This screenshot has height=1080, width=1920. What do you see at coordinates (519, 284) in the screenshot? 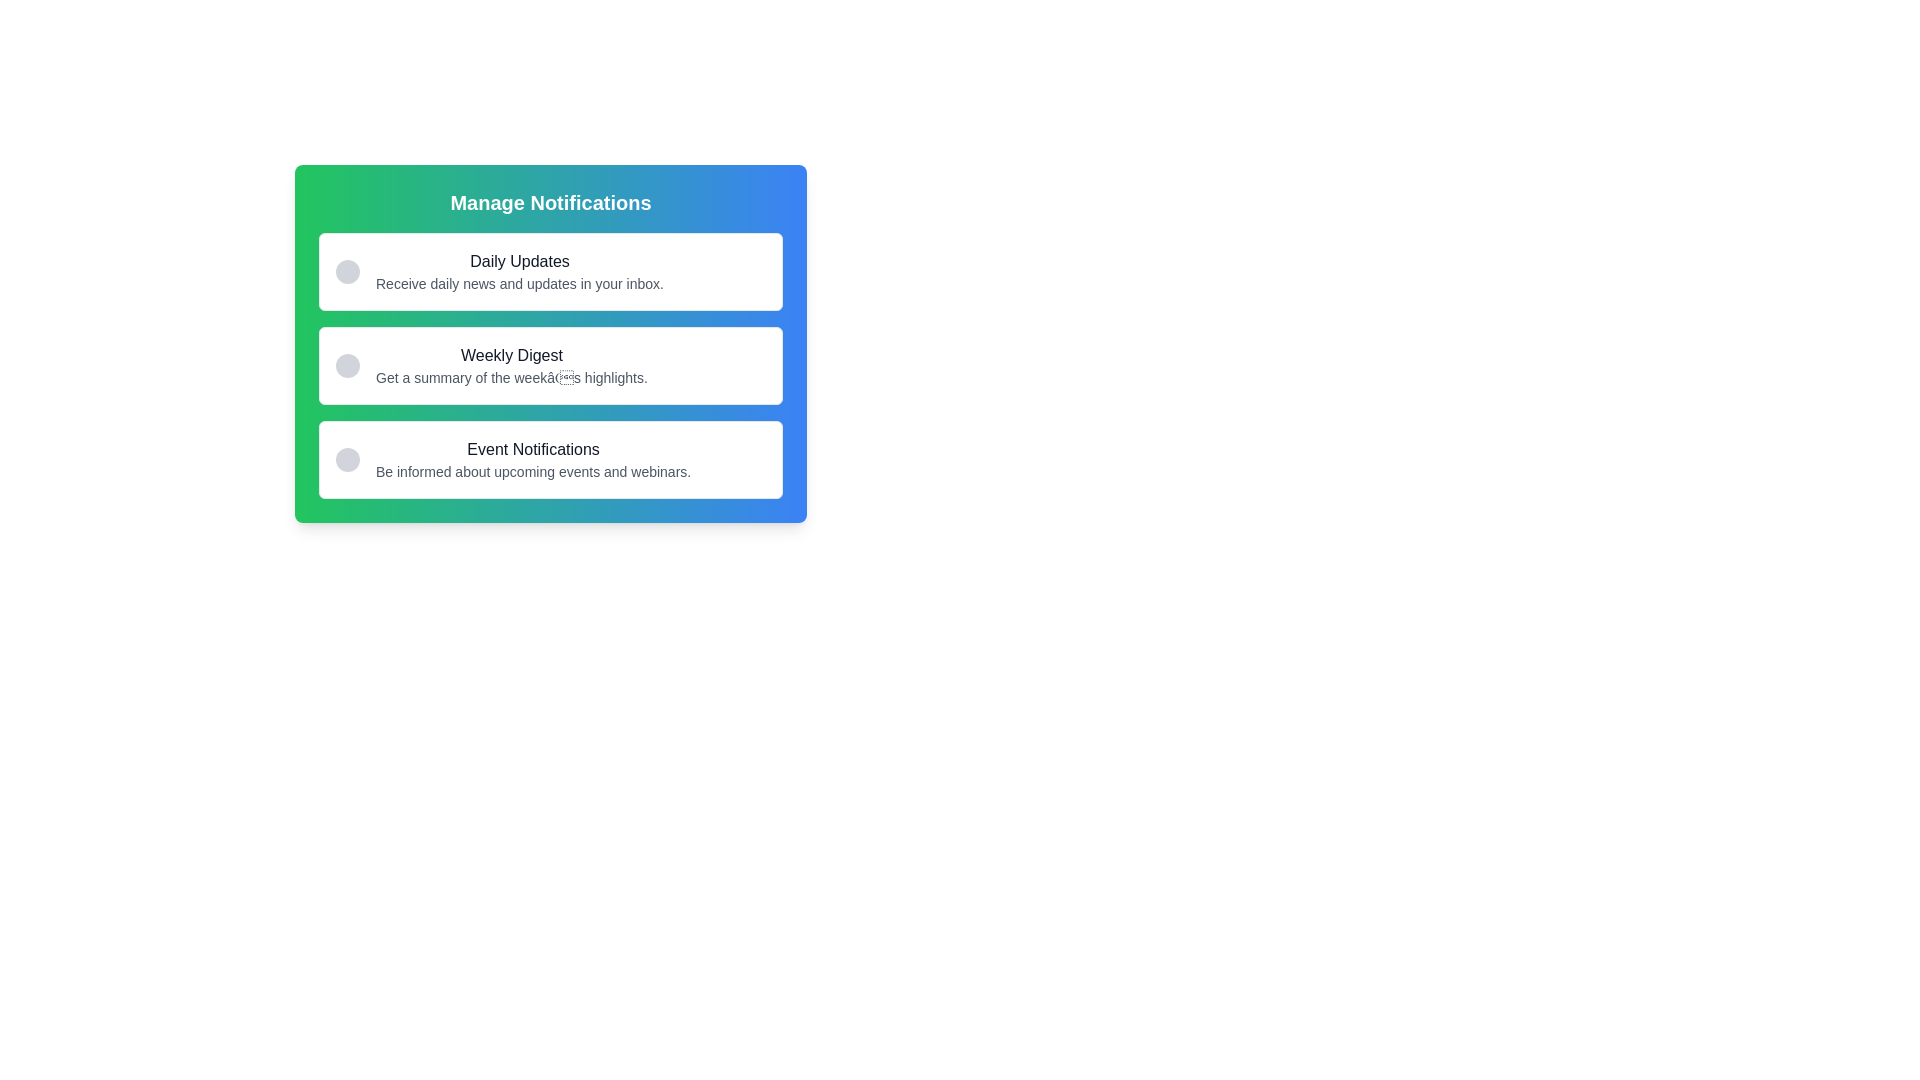
I see `descriptive text label located immediately below the 'Daily Updates' heading, which provides additional context about the topic` at bounding box center [519, 284].